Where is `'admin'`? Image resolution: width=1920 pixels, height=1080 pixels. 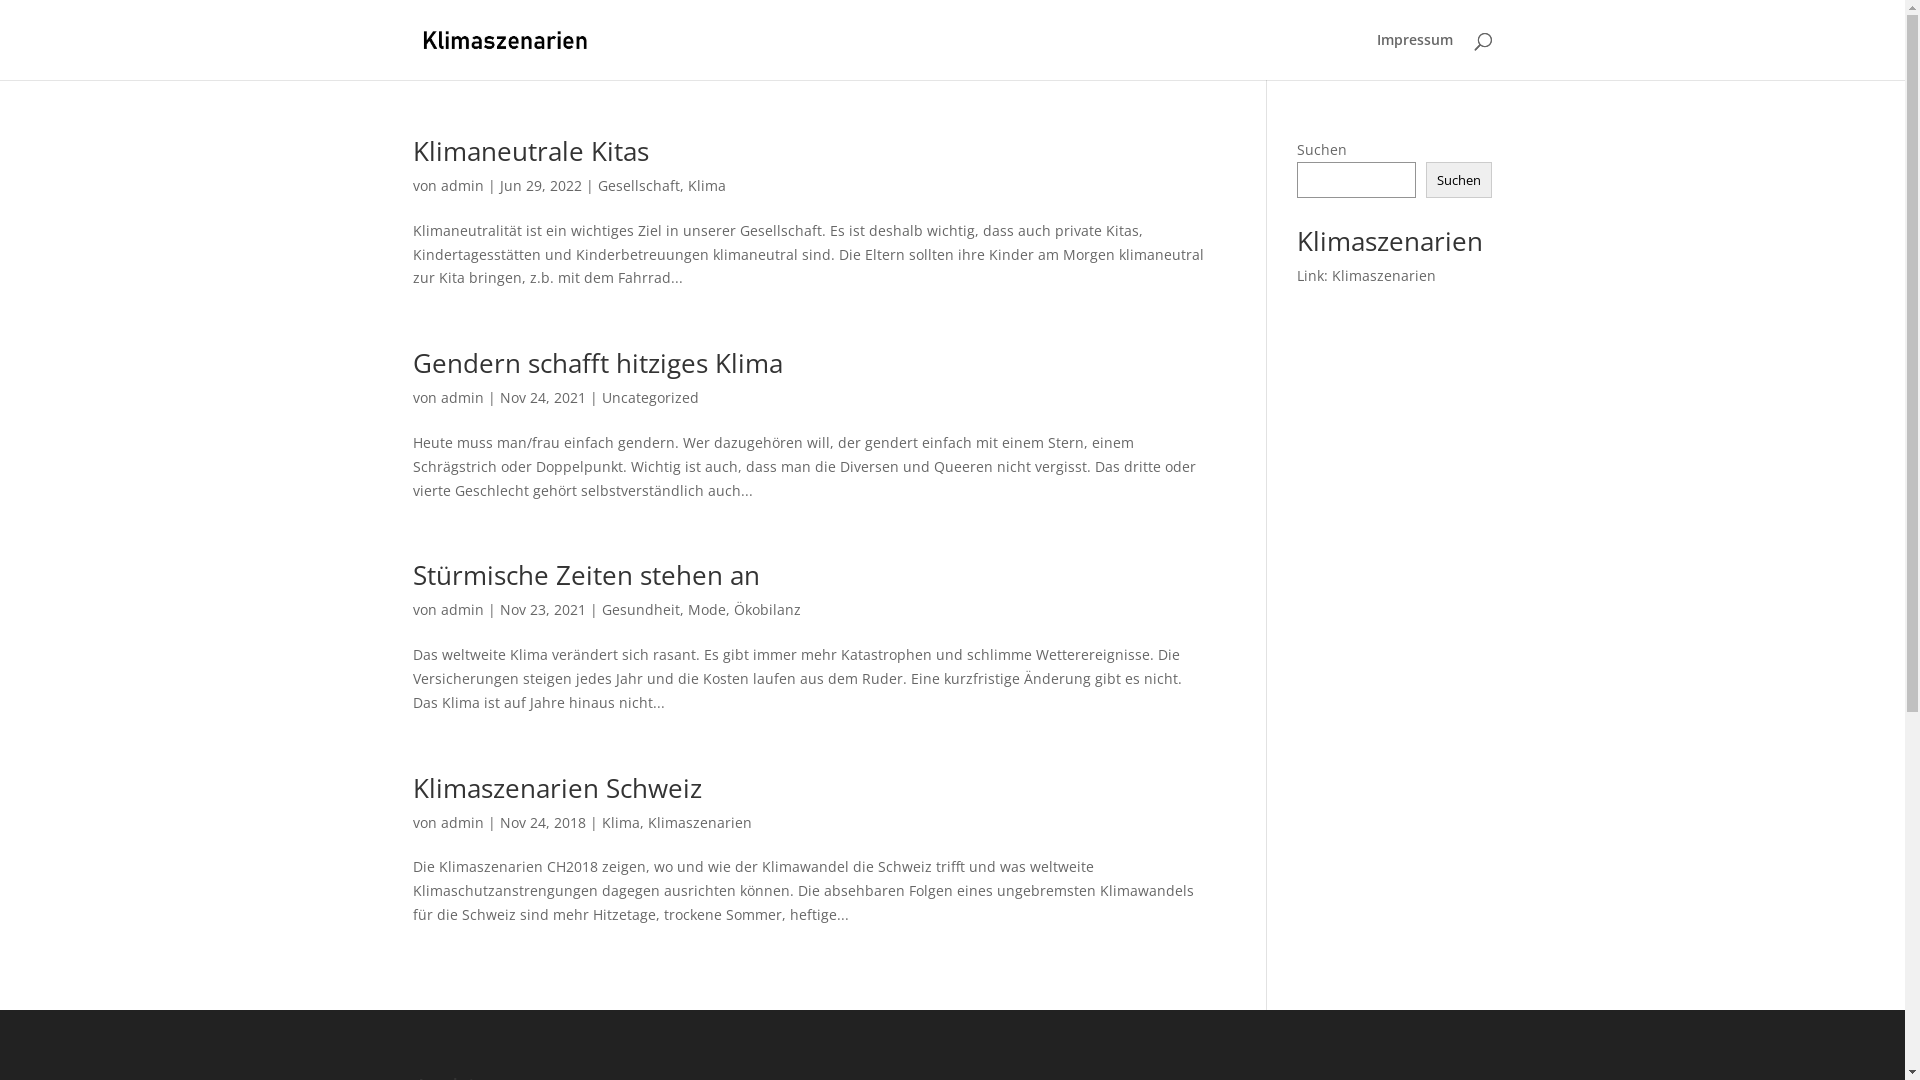 'admin' is located at coordinates (460, 185).